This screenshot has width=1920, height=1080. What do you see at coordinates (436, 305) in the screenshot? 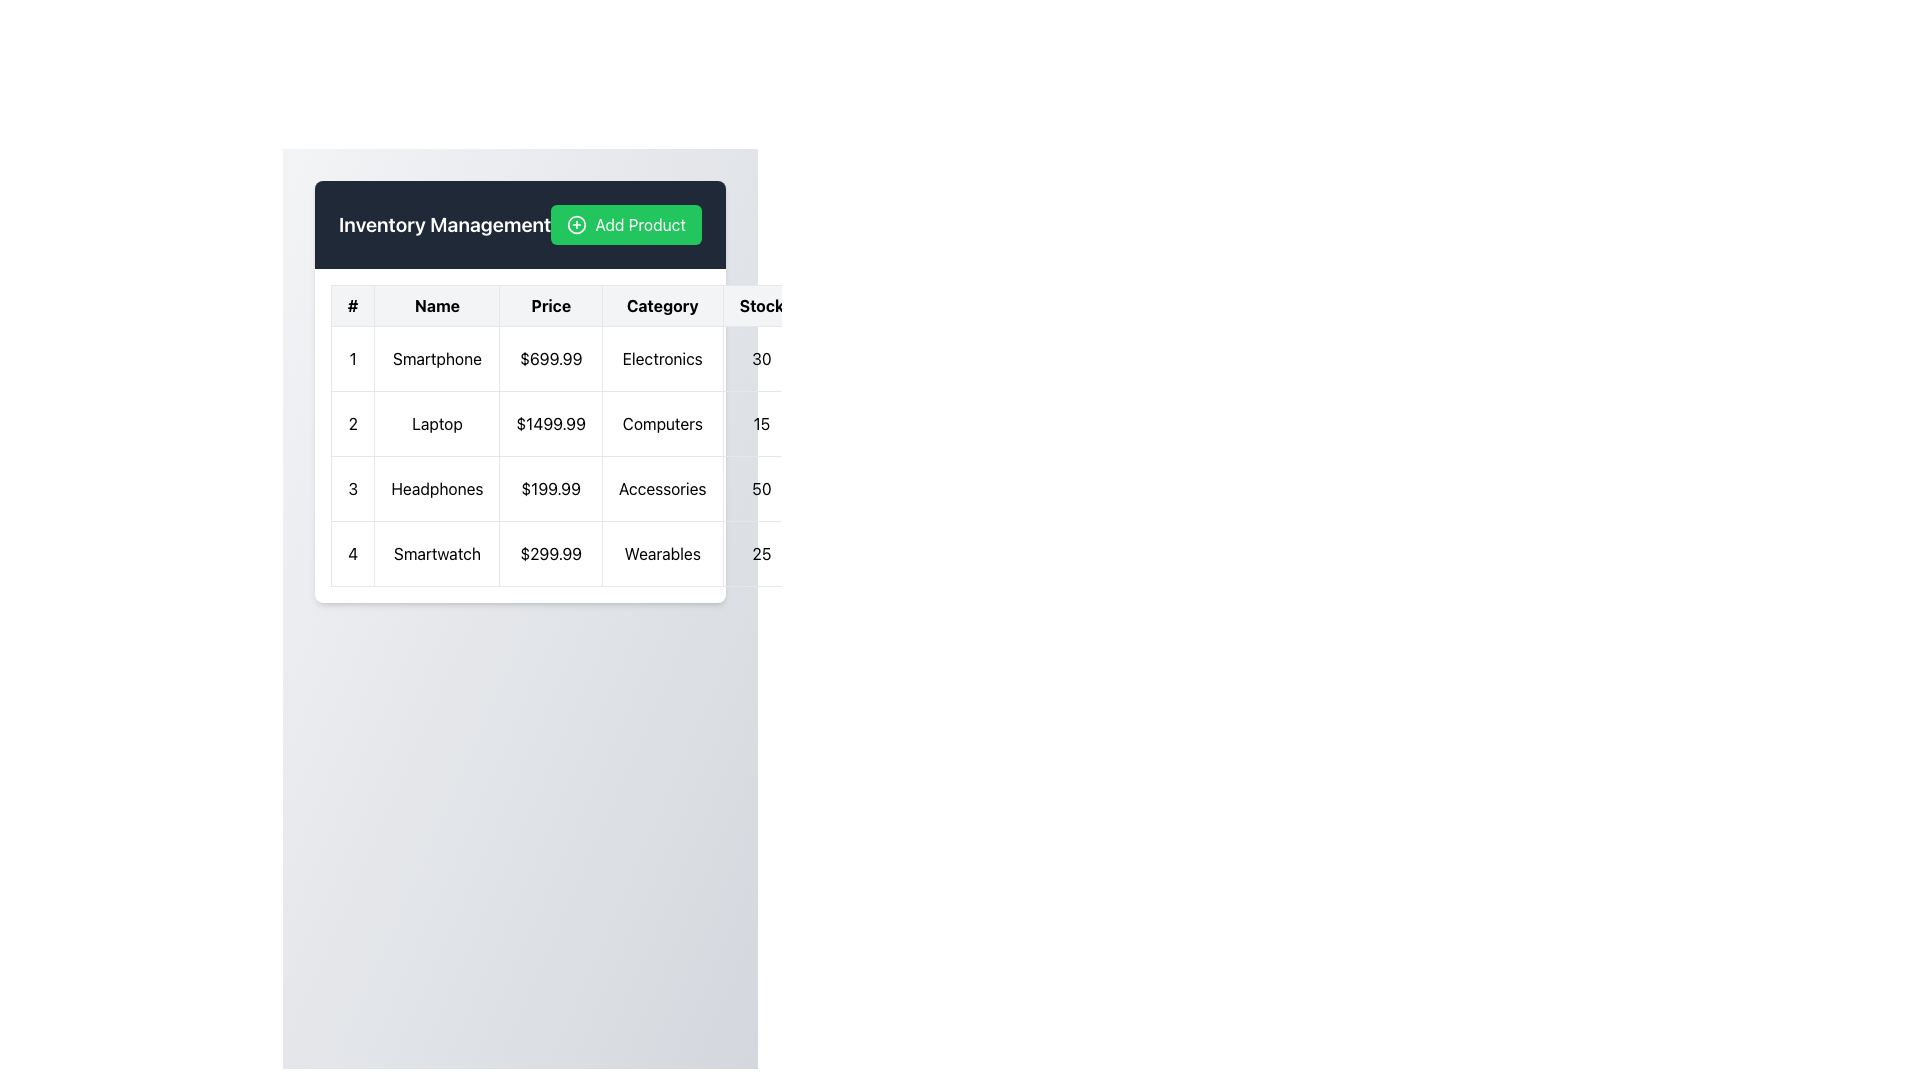
I see `text 'Name' from the table header cell that is bold, centered, and has a white background with a grey border, positioned as the second column header in the table` at bounding box center [436, 305].